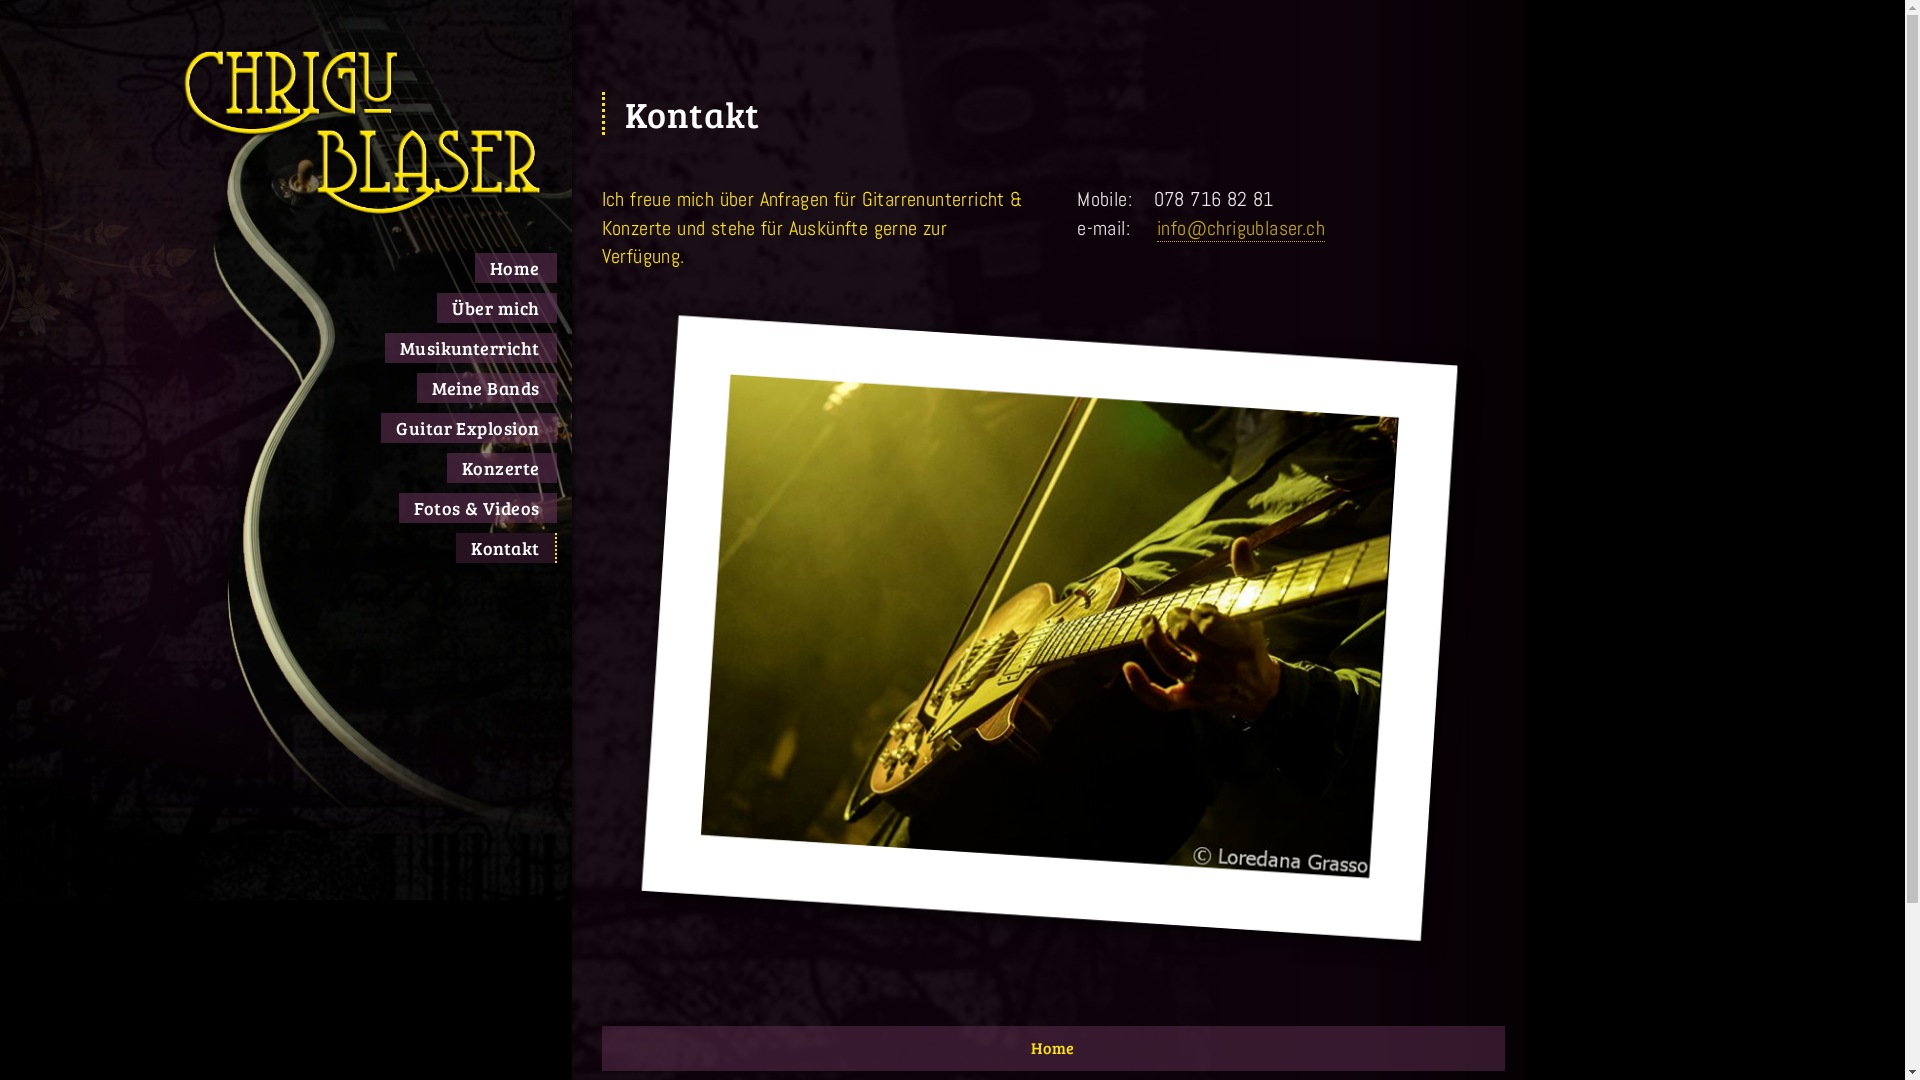  I want to click on 'Fotos & Videos', so click(476, 507).